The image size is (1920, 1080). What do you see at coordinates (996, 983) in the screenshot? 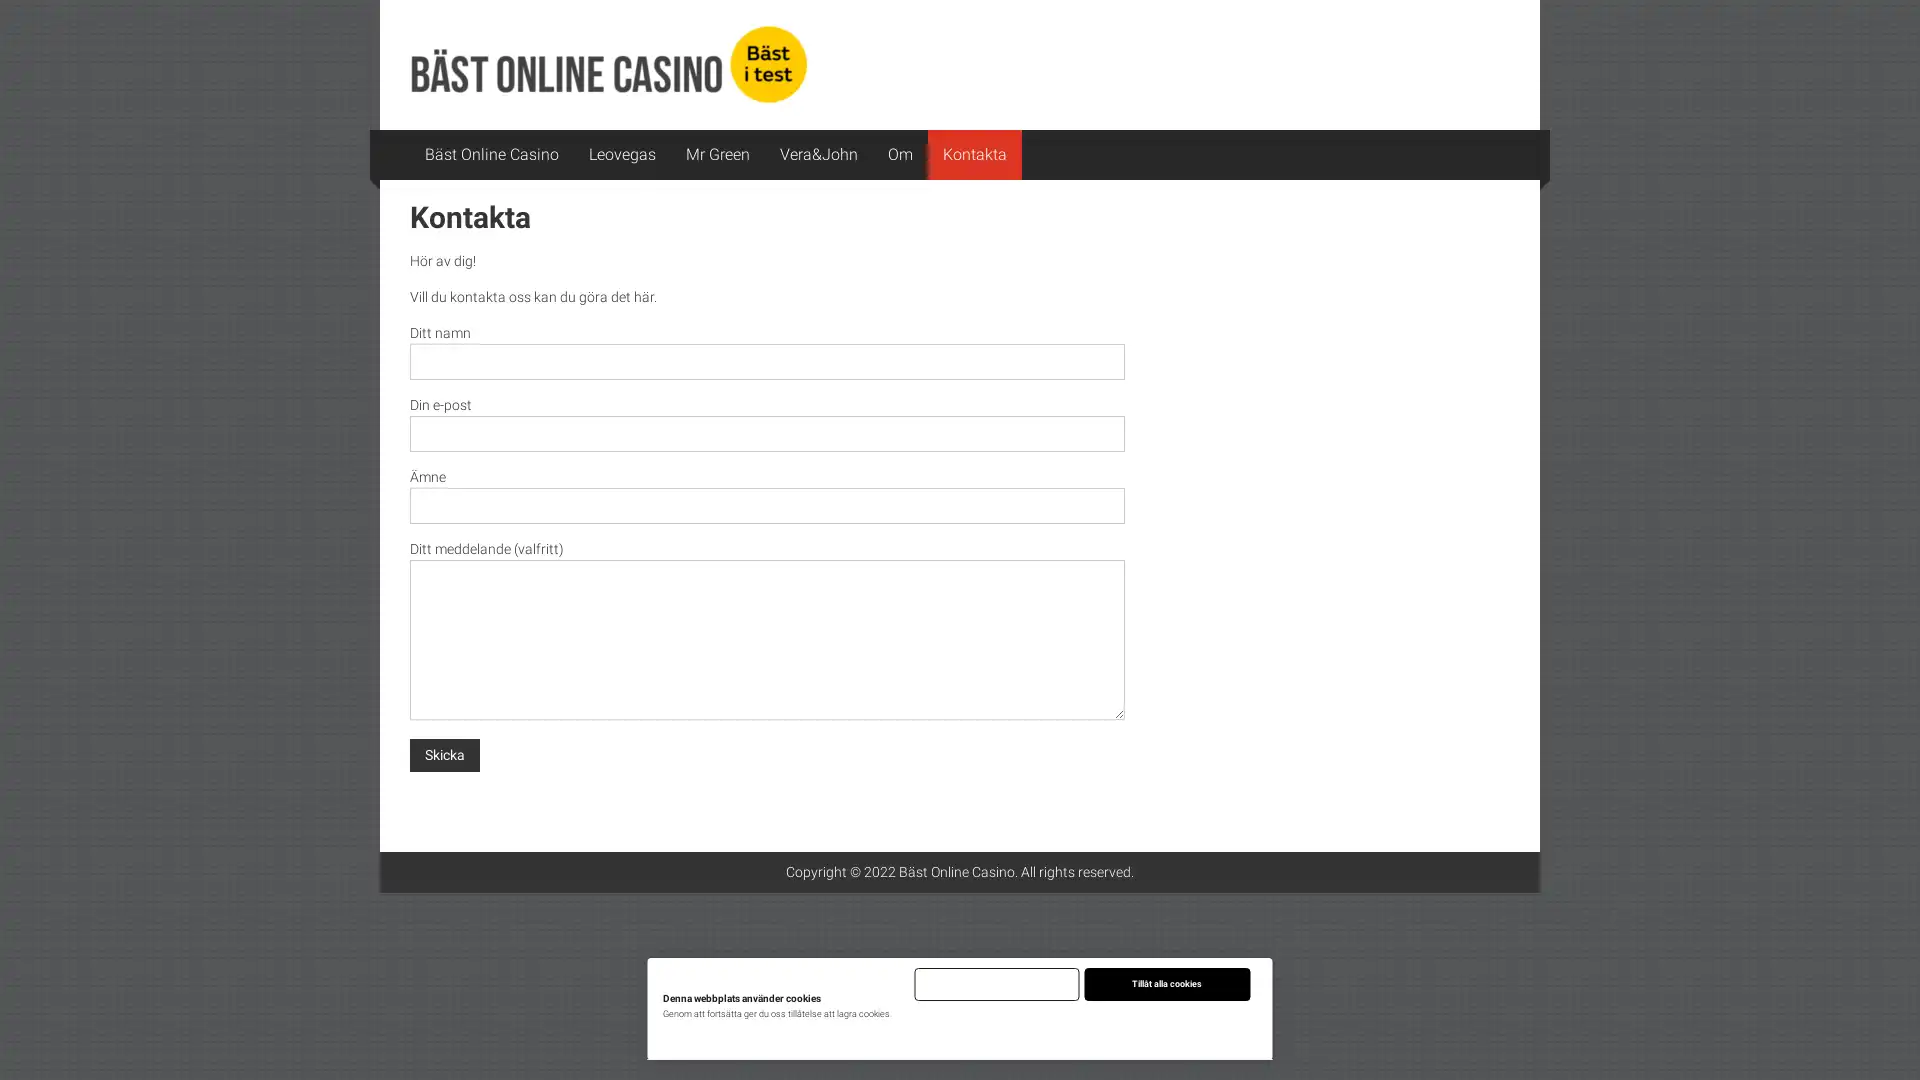
I see `Endast nodvandiga` at bounding box center [996, 983].